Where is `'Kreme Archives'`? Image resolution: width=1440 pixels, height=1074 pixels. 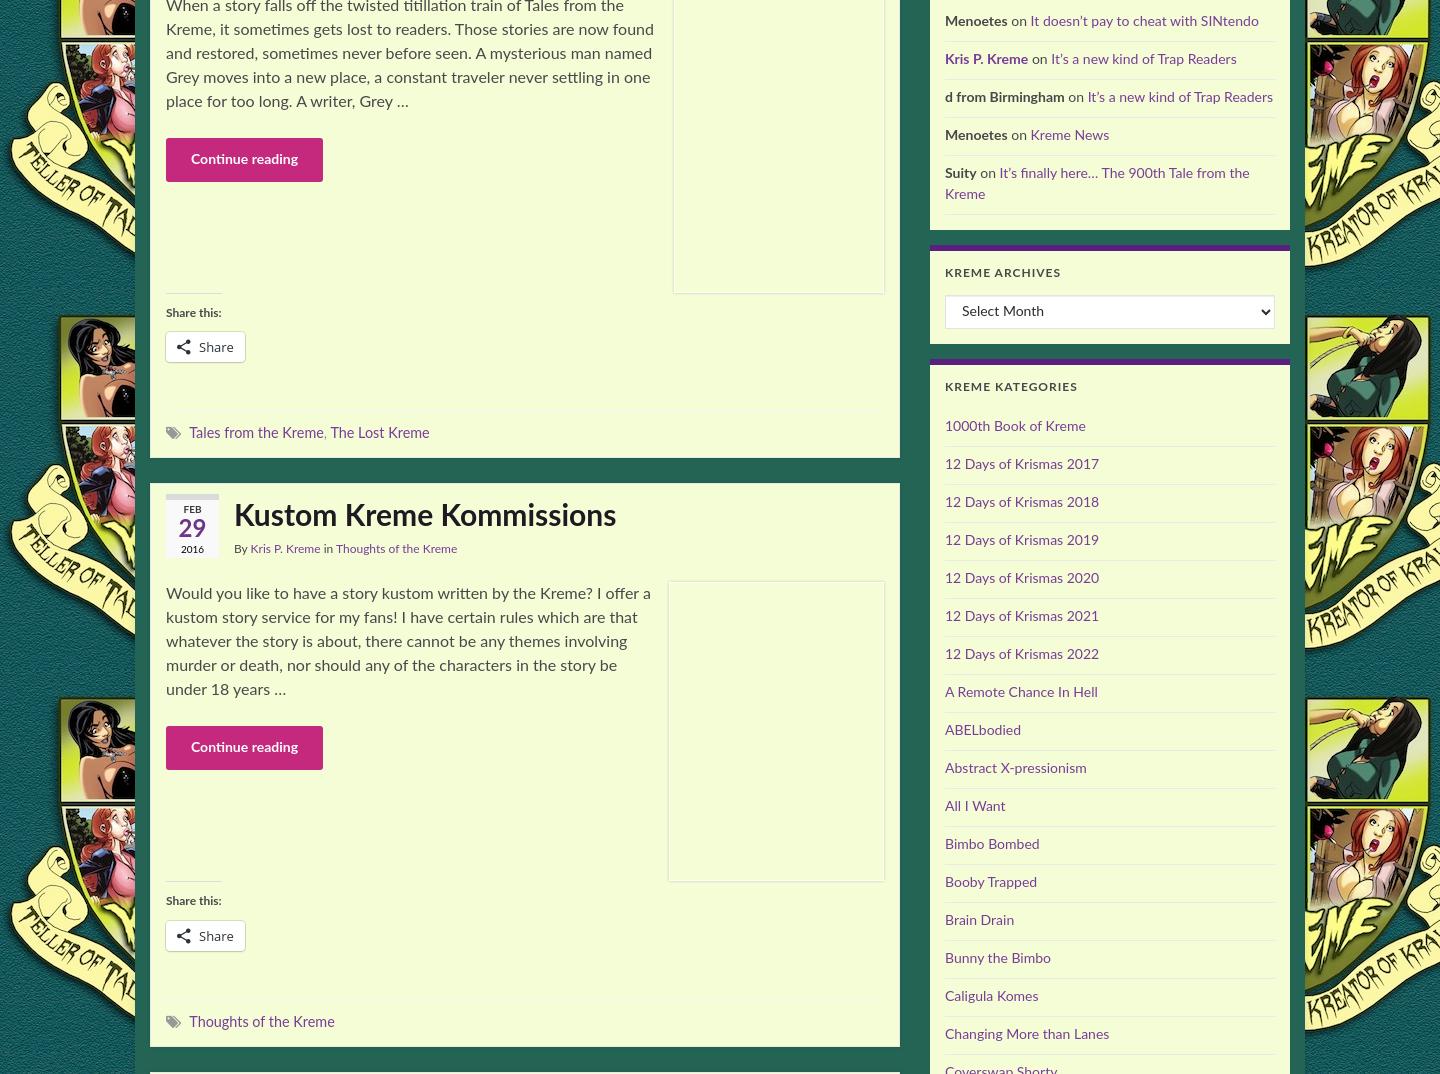 'Kreme Archives' is located at coordinates (1001, 273).